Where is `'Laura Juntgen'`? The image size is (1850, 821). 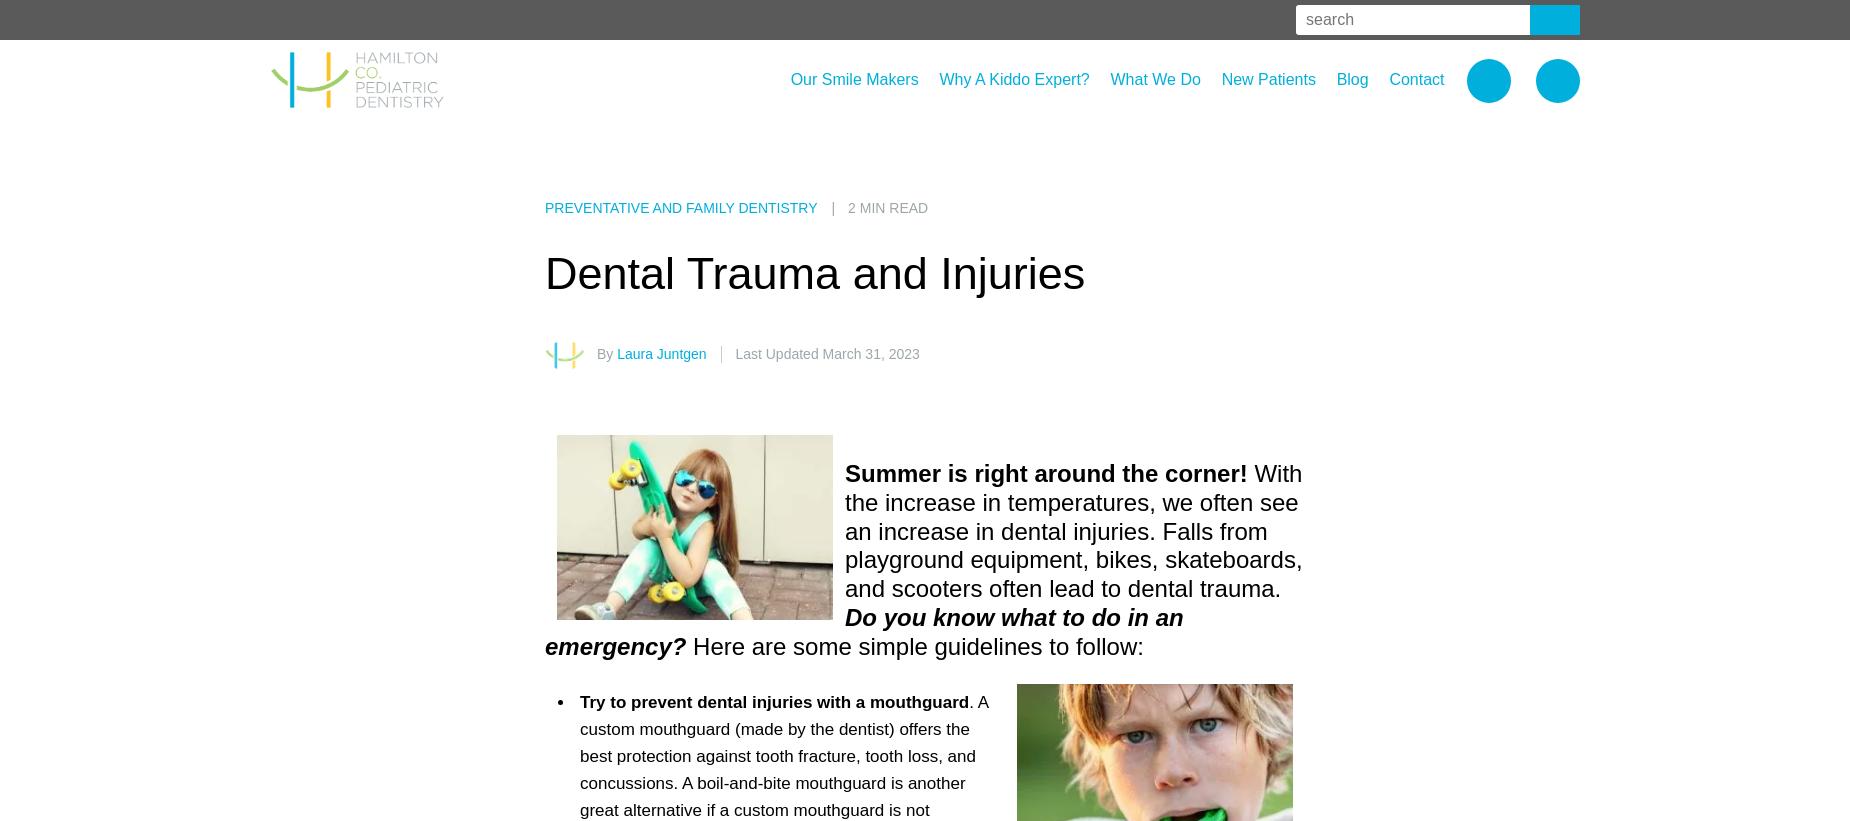 'Laura Juntgen' is located at coordinates (661, 354).